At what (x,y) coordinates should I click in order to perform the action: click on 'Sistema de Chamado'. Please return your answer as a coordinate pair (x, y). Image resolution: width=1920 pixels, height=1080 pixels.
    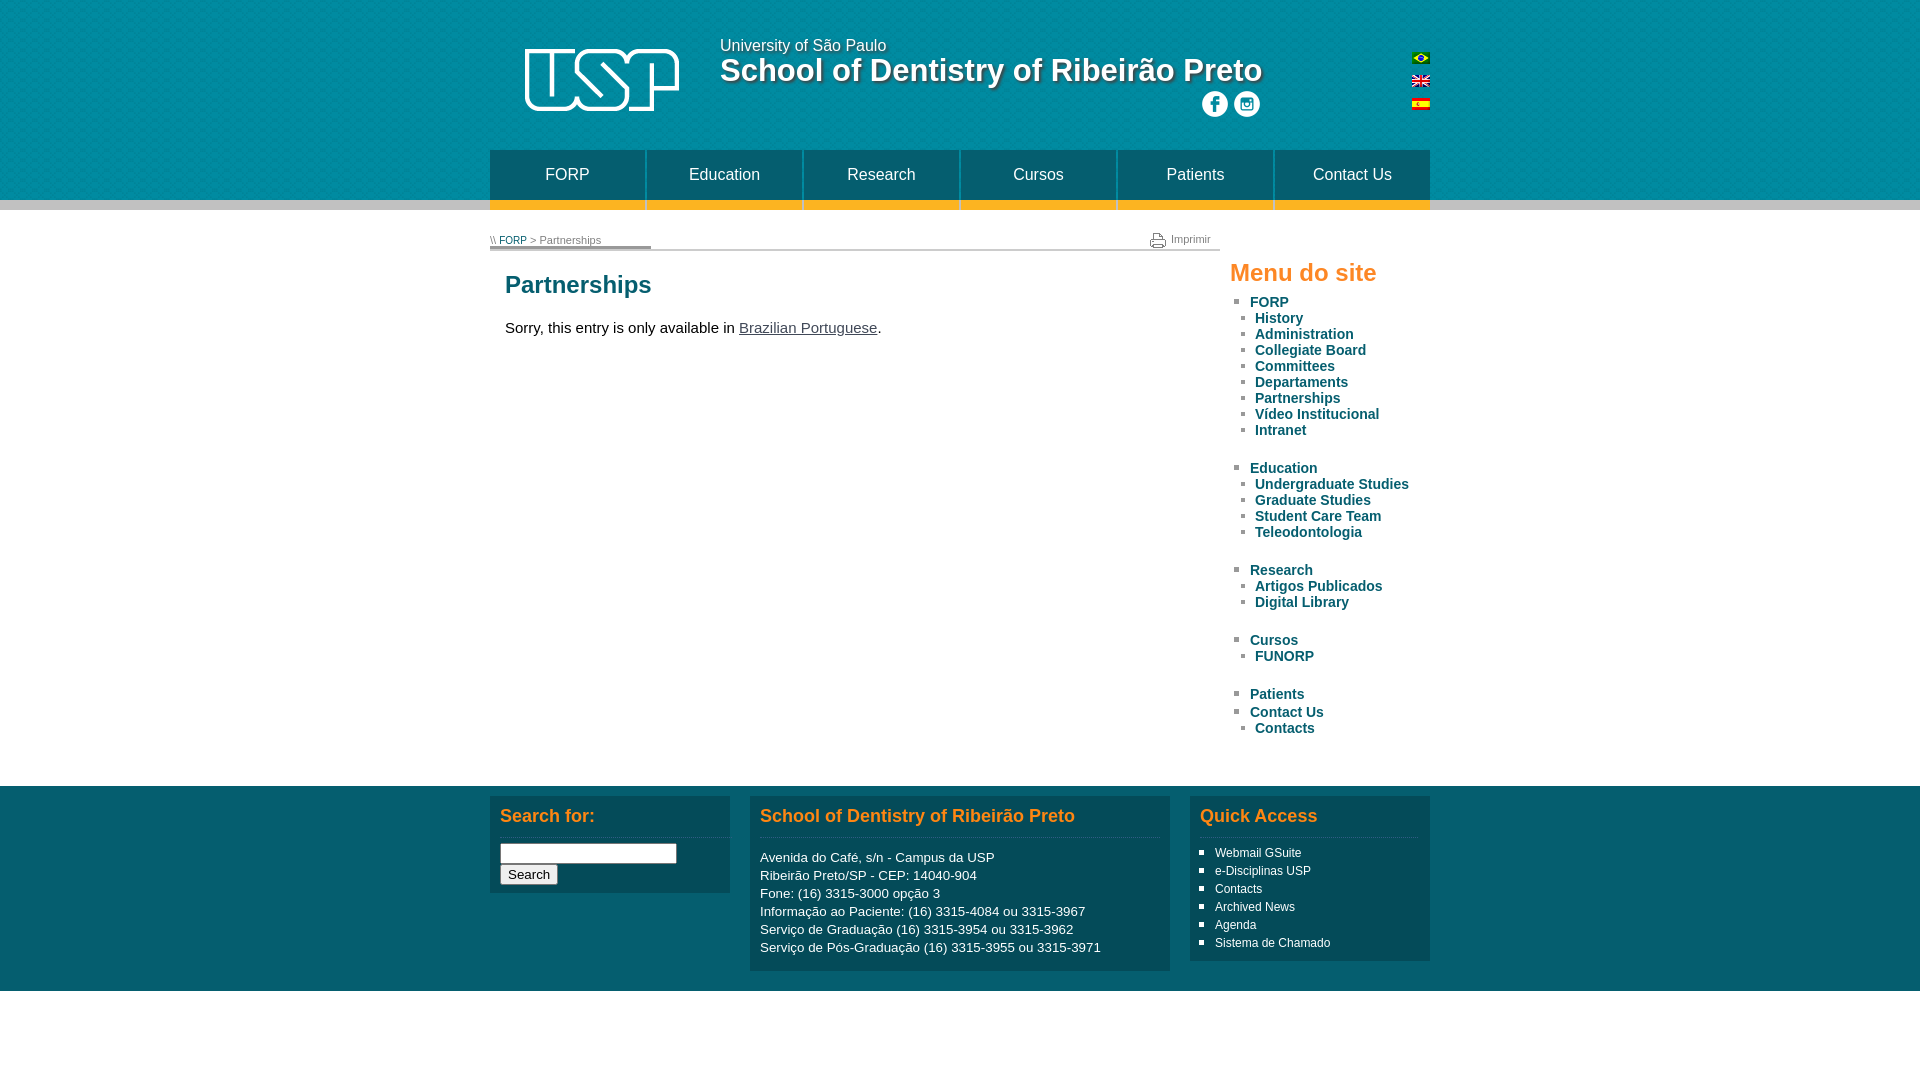
    Looking at the image, I should click on (1271, 942).